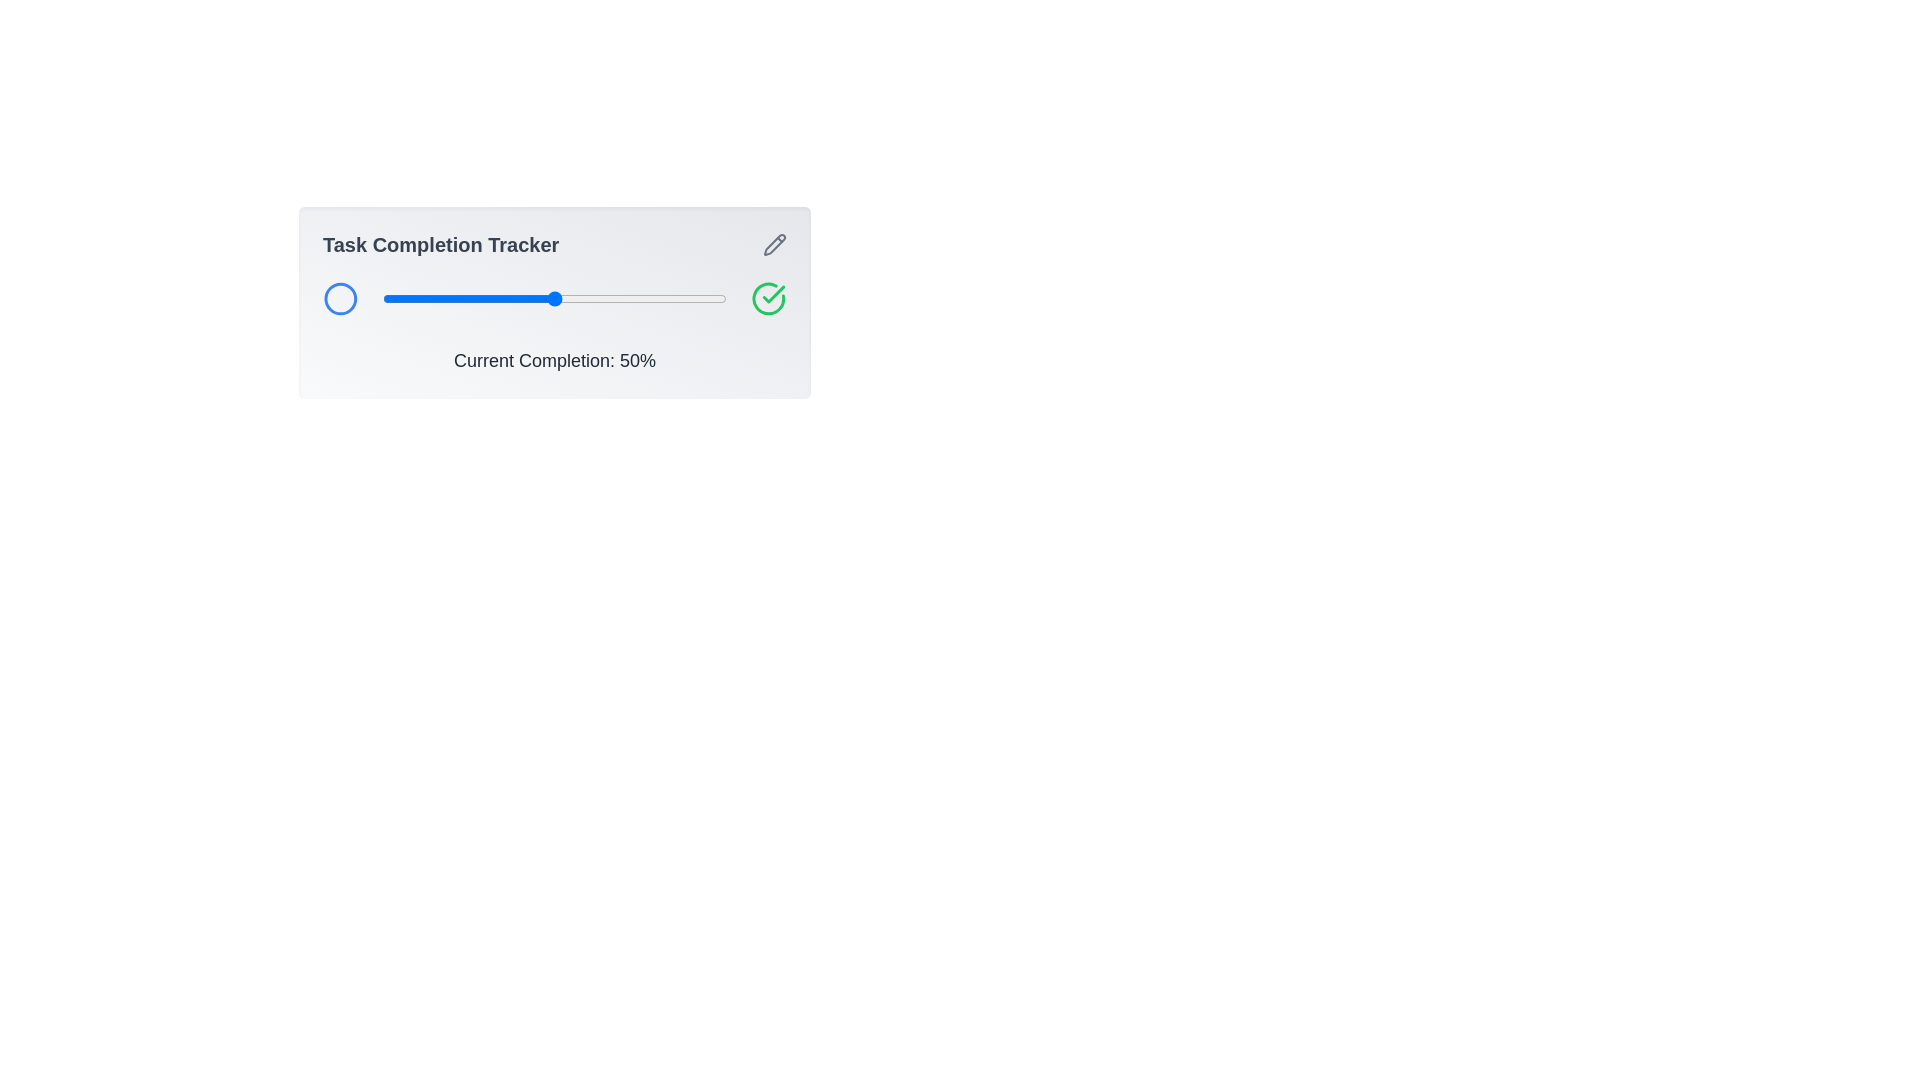  Describe the element at coordinates (686, 299) in the screenshot. I see `the slider to set the task completion percentage to 88` at that location.